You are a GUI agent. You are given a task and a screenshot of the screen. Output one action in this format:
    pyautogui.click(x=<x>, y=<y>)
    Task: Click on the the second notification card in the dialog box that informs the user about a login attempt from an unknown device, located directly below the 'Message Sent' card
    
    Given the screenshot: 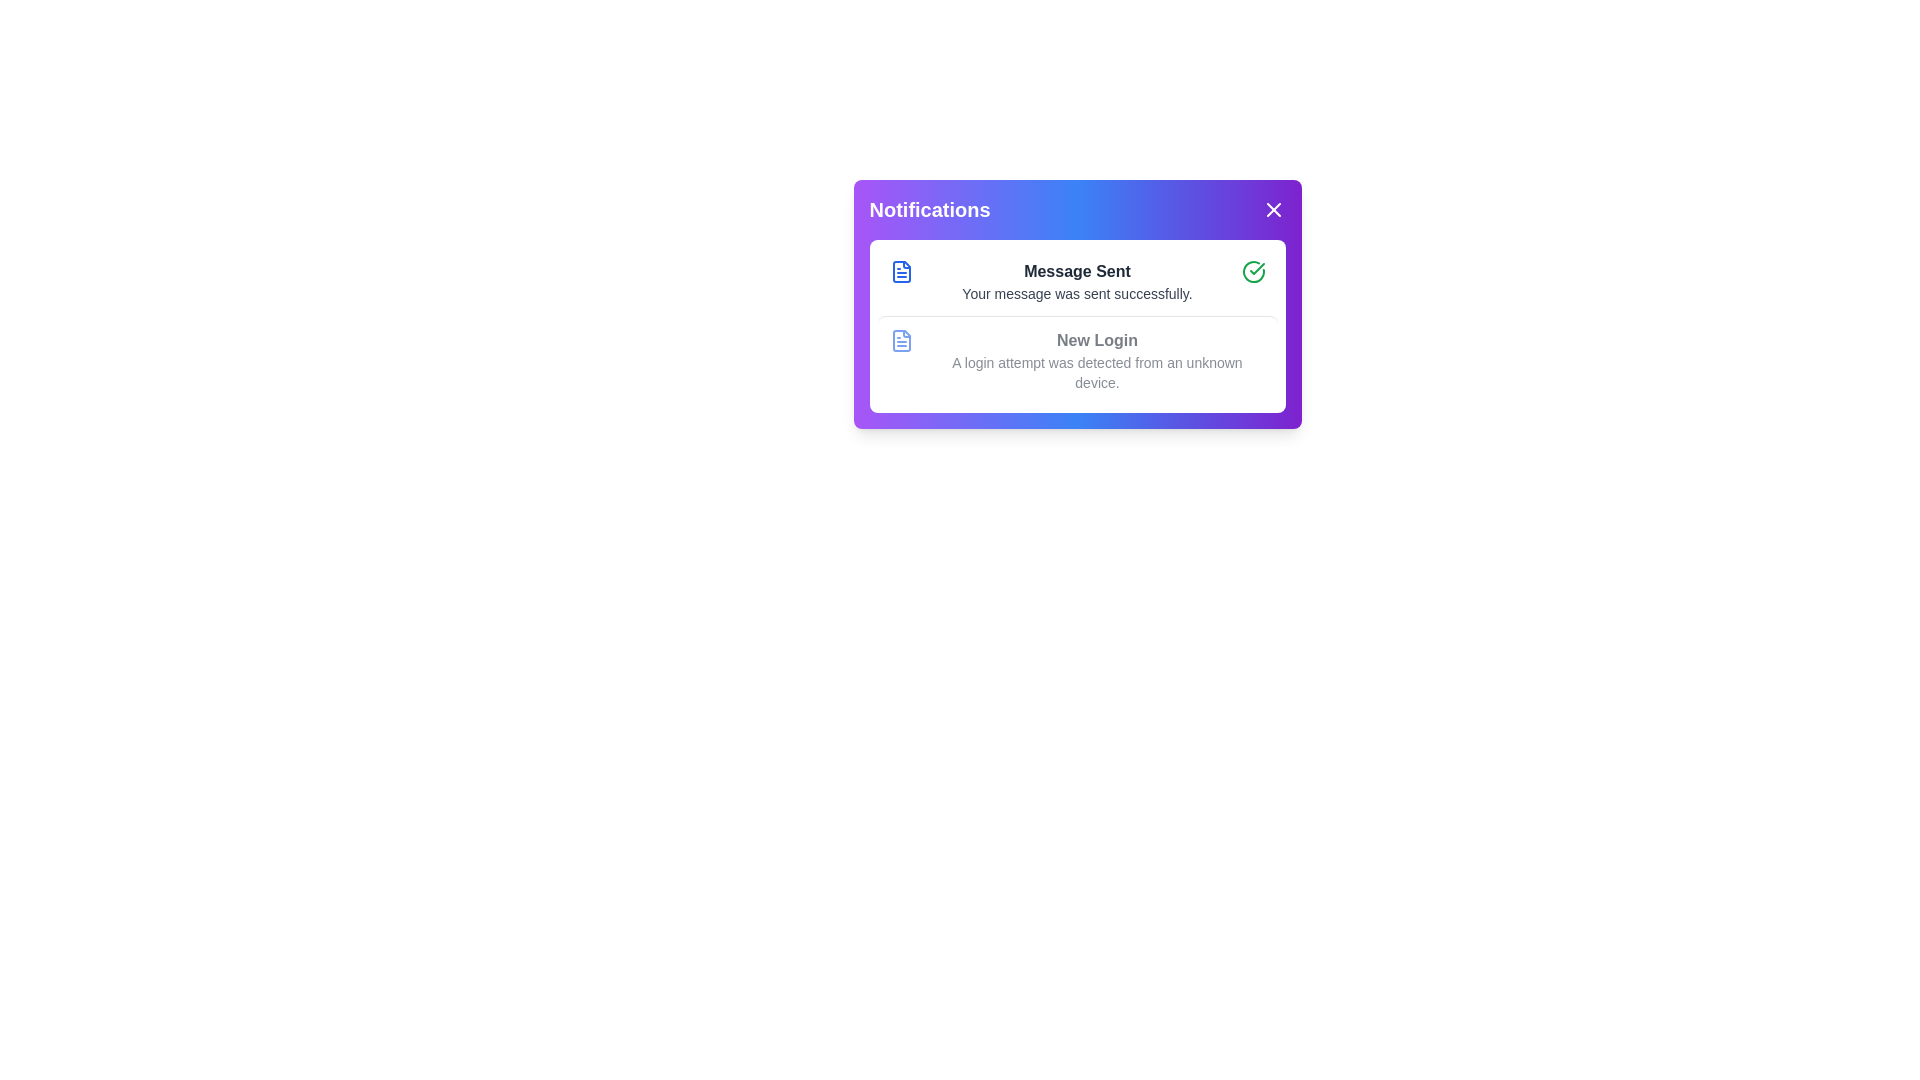 What is the action you would take?
    pyautogui.click(x=1076, y=360)
    